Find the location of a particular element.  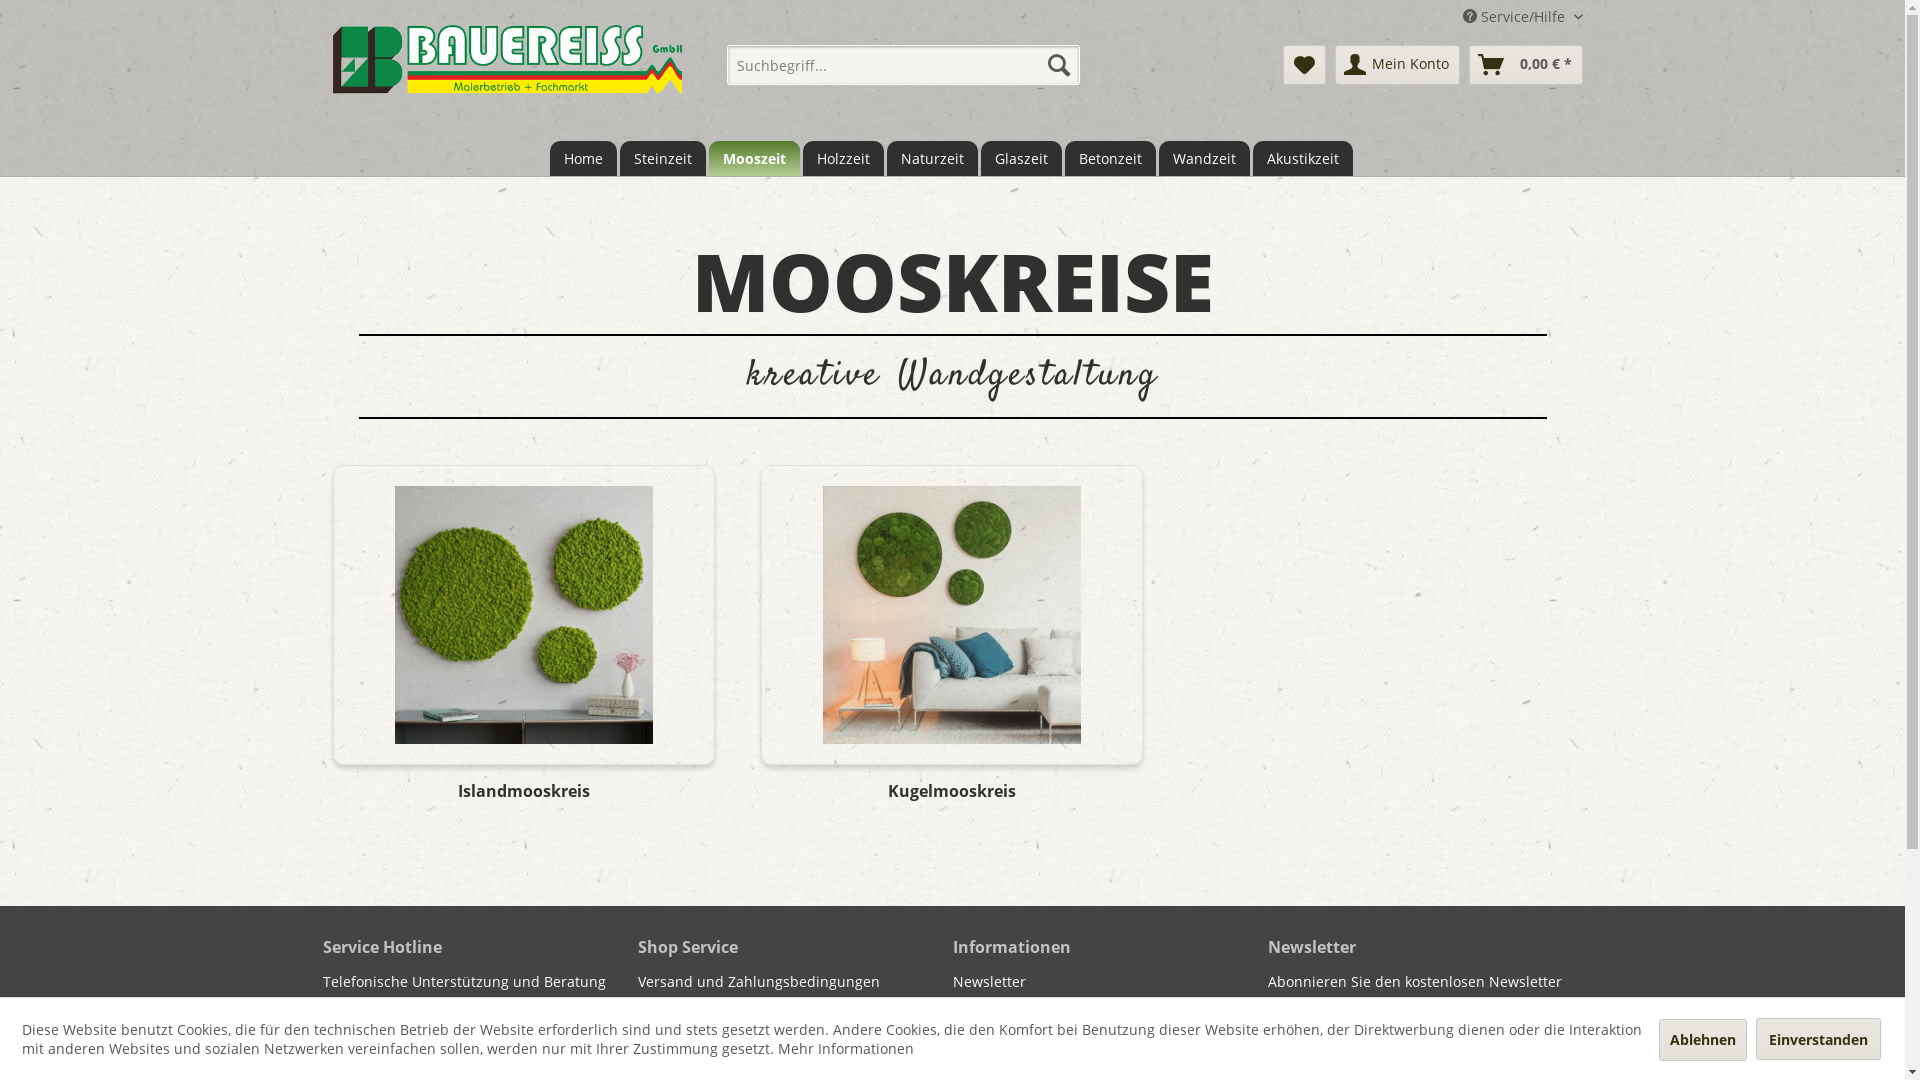

'Mooszeit' is located at coordinates (708, 157).